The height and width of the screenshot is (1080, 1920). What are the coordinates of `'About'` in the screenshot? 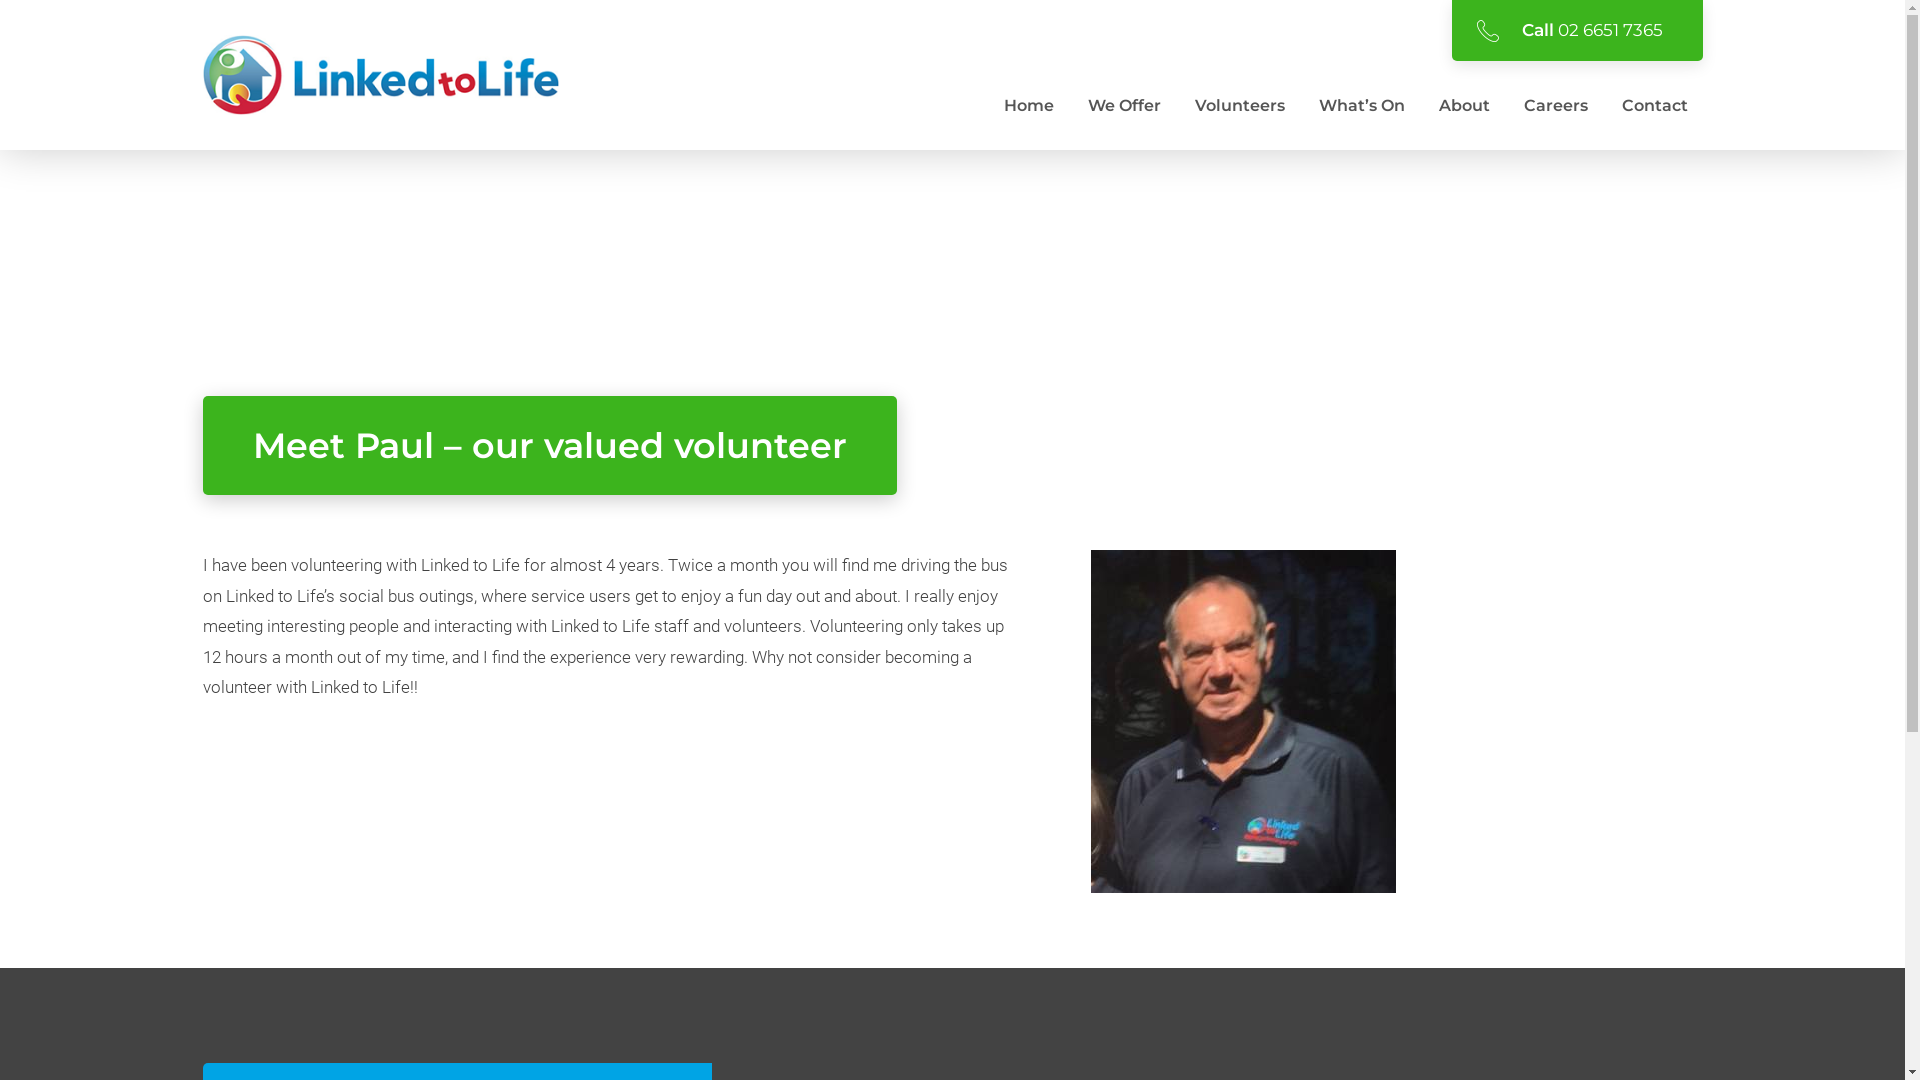 It's located at (1463, 105).